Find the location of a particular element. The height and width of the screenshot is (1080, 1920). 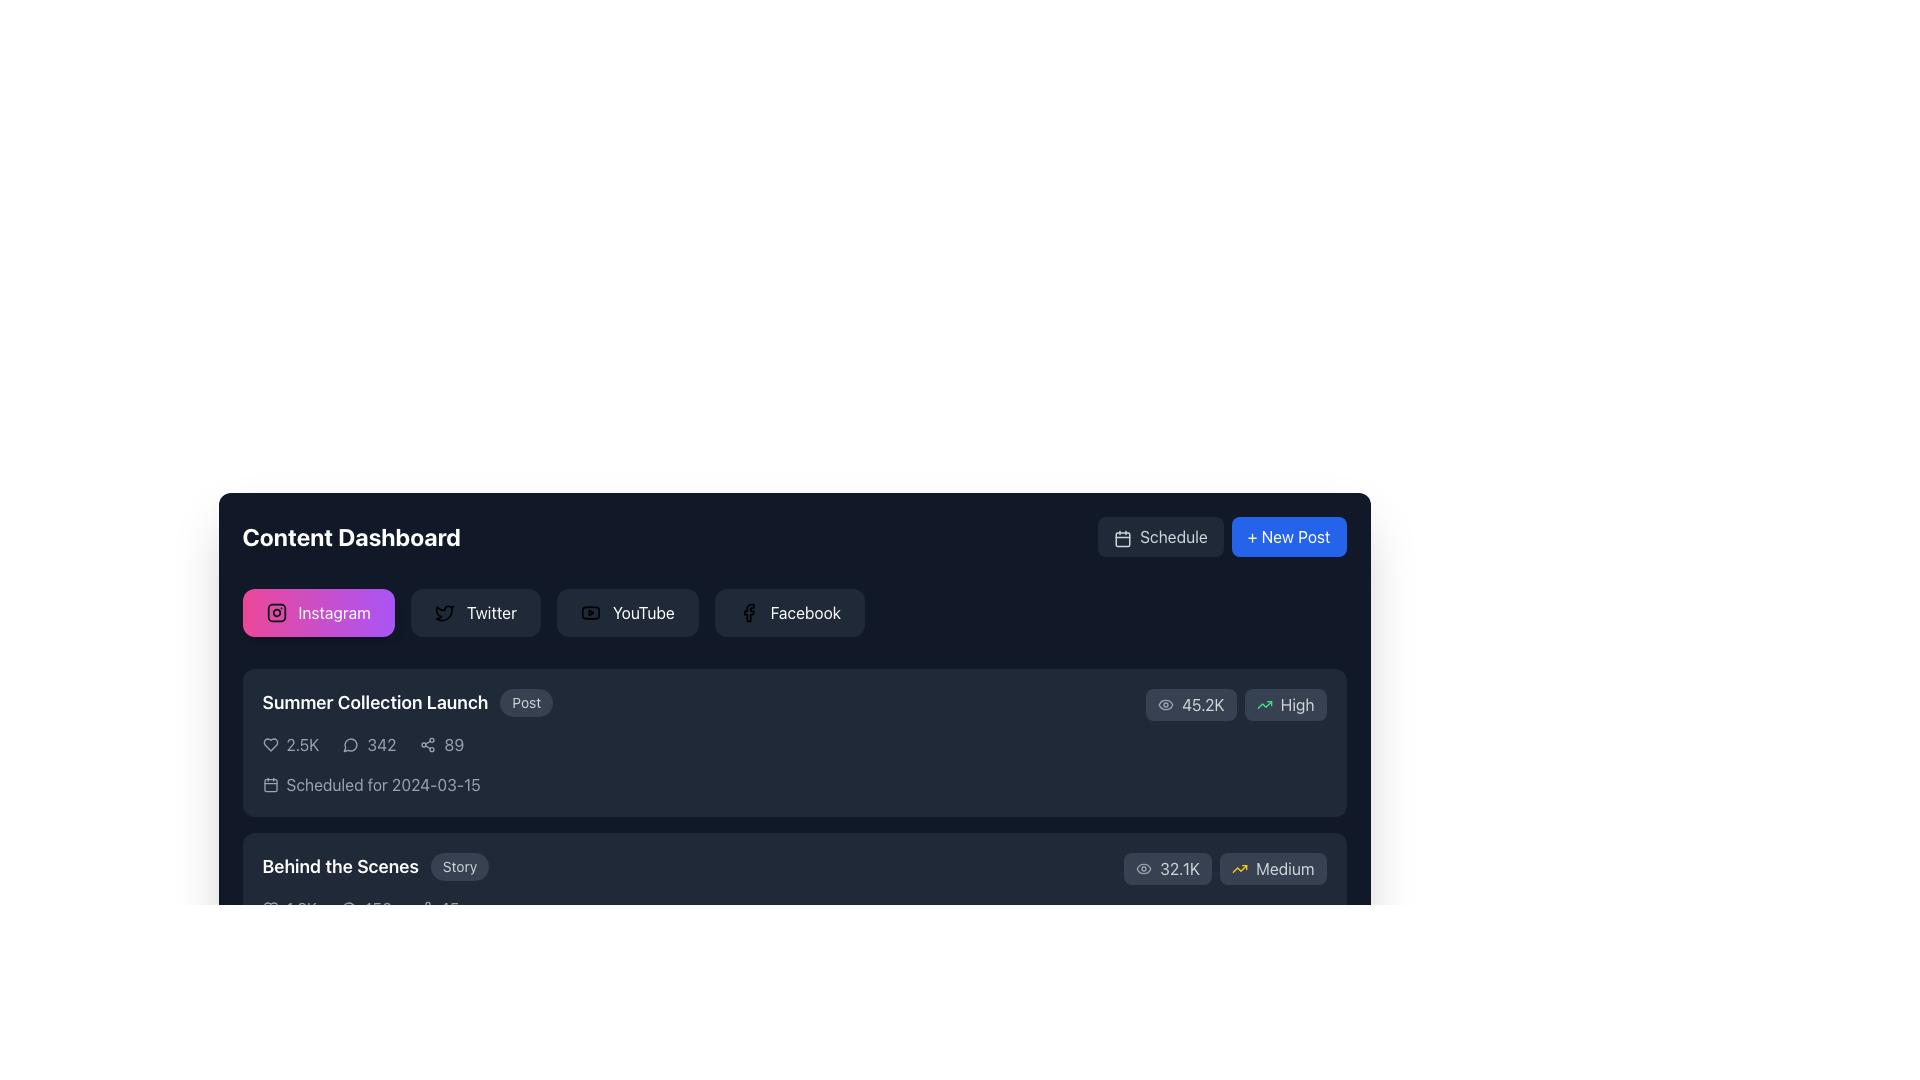

the Facebook icon, which is a small vector icon resembling the Facebook logo with a distinct 'f' shape, located within the fourth social media button preceding the text label 'Facebook' is located at coordinates (747, 612).